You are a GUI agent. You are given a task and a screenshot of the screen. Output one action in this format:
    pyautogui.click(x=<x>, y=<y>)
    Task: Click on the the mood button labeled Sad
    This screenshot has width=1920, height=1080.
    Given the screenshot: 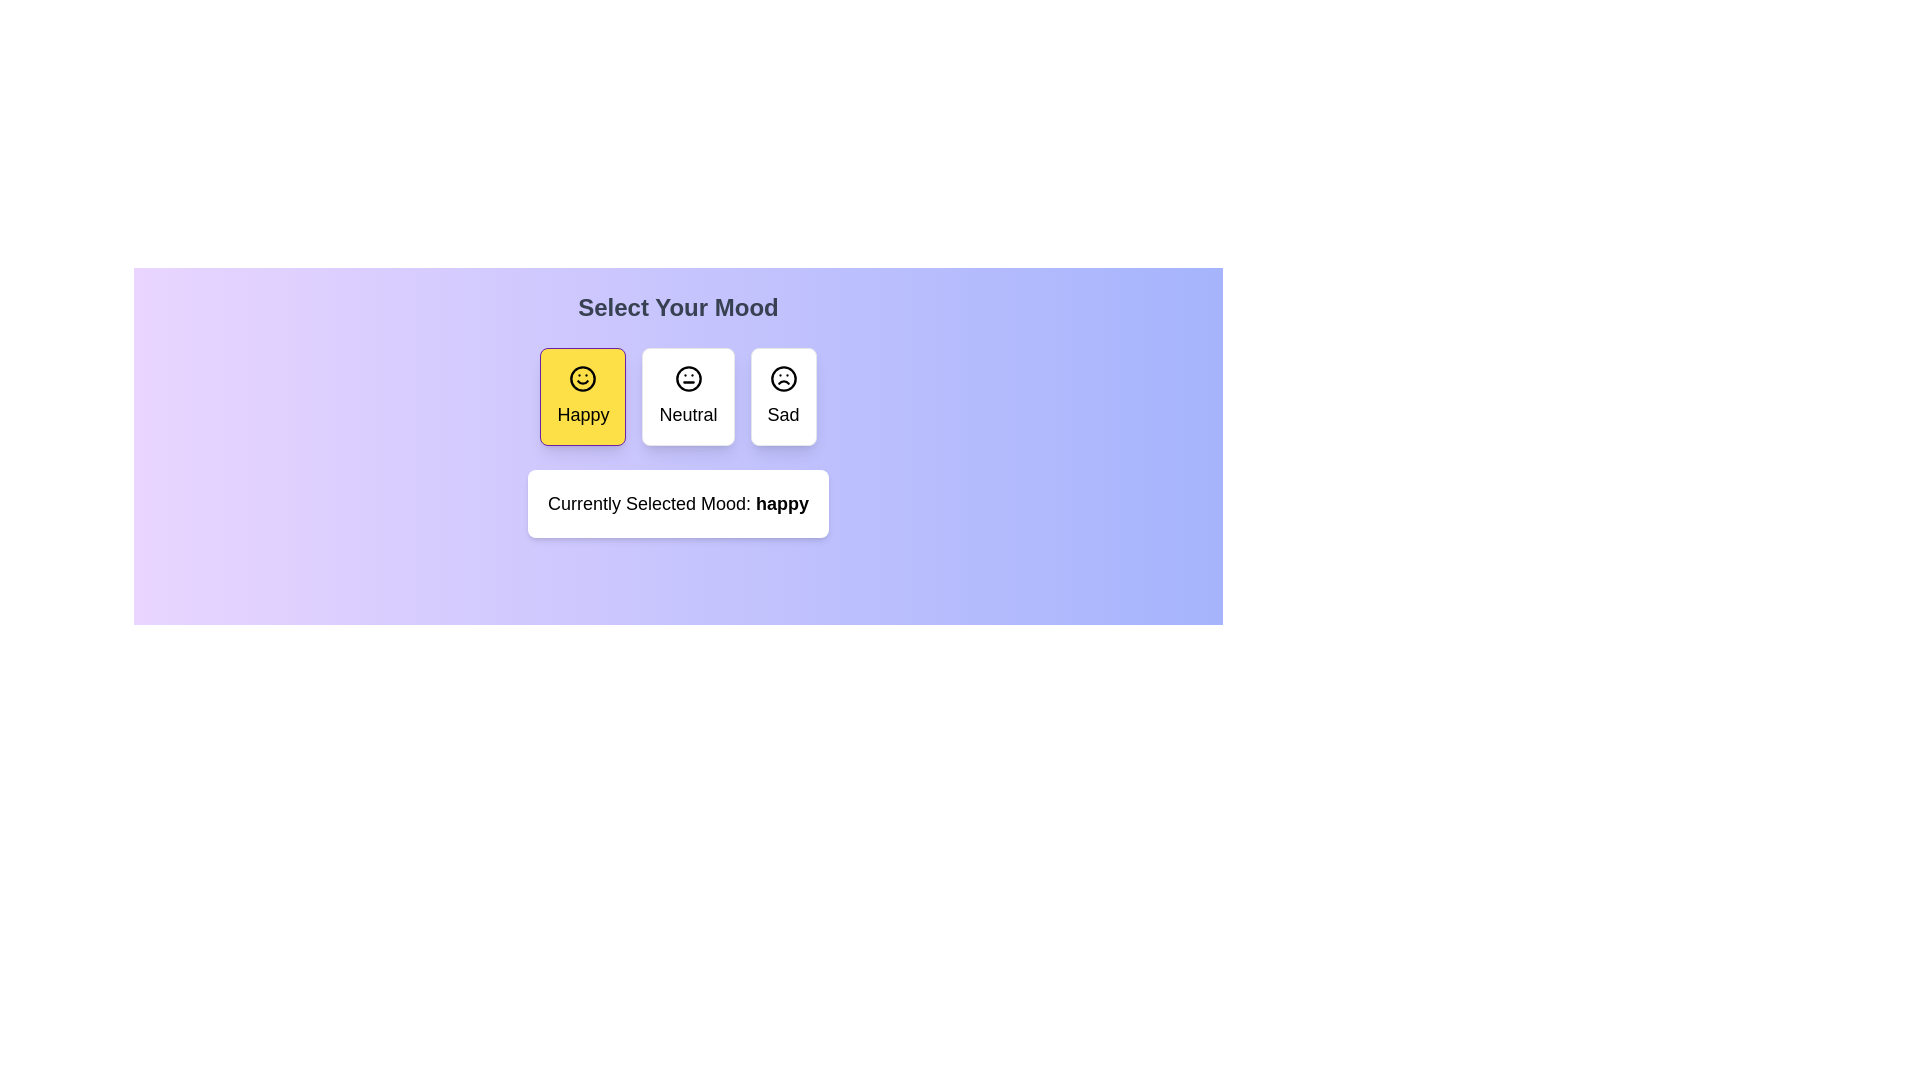 What is the action you would take?
    pyautogui.click(x=782, y=397)
    